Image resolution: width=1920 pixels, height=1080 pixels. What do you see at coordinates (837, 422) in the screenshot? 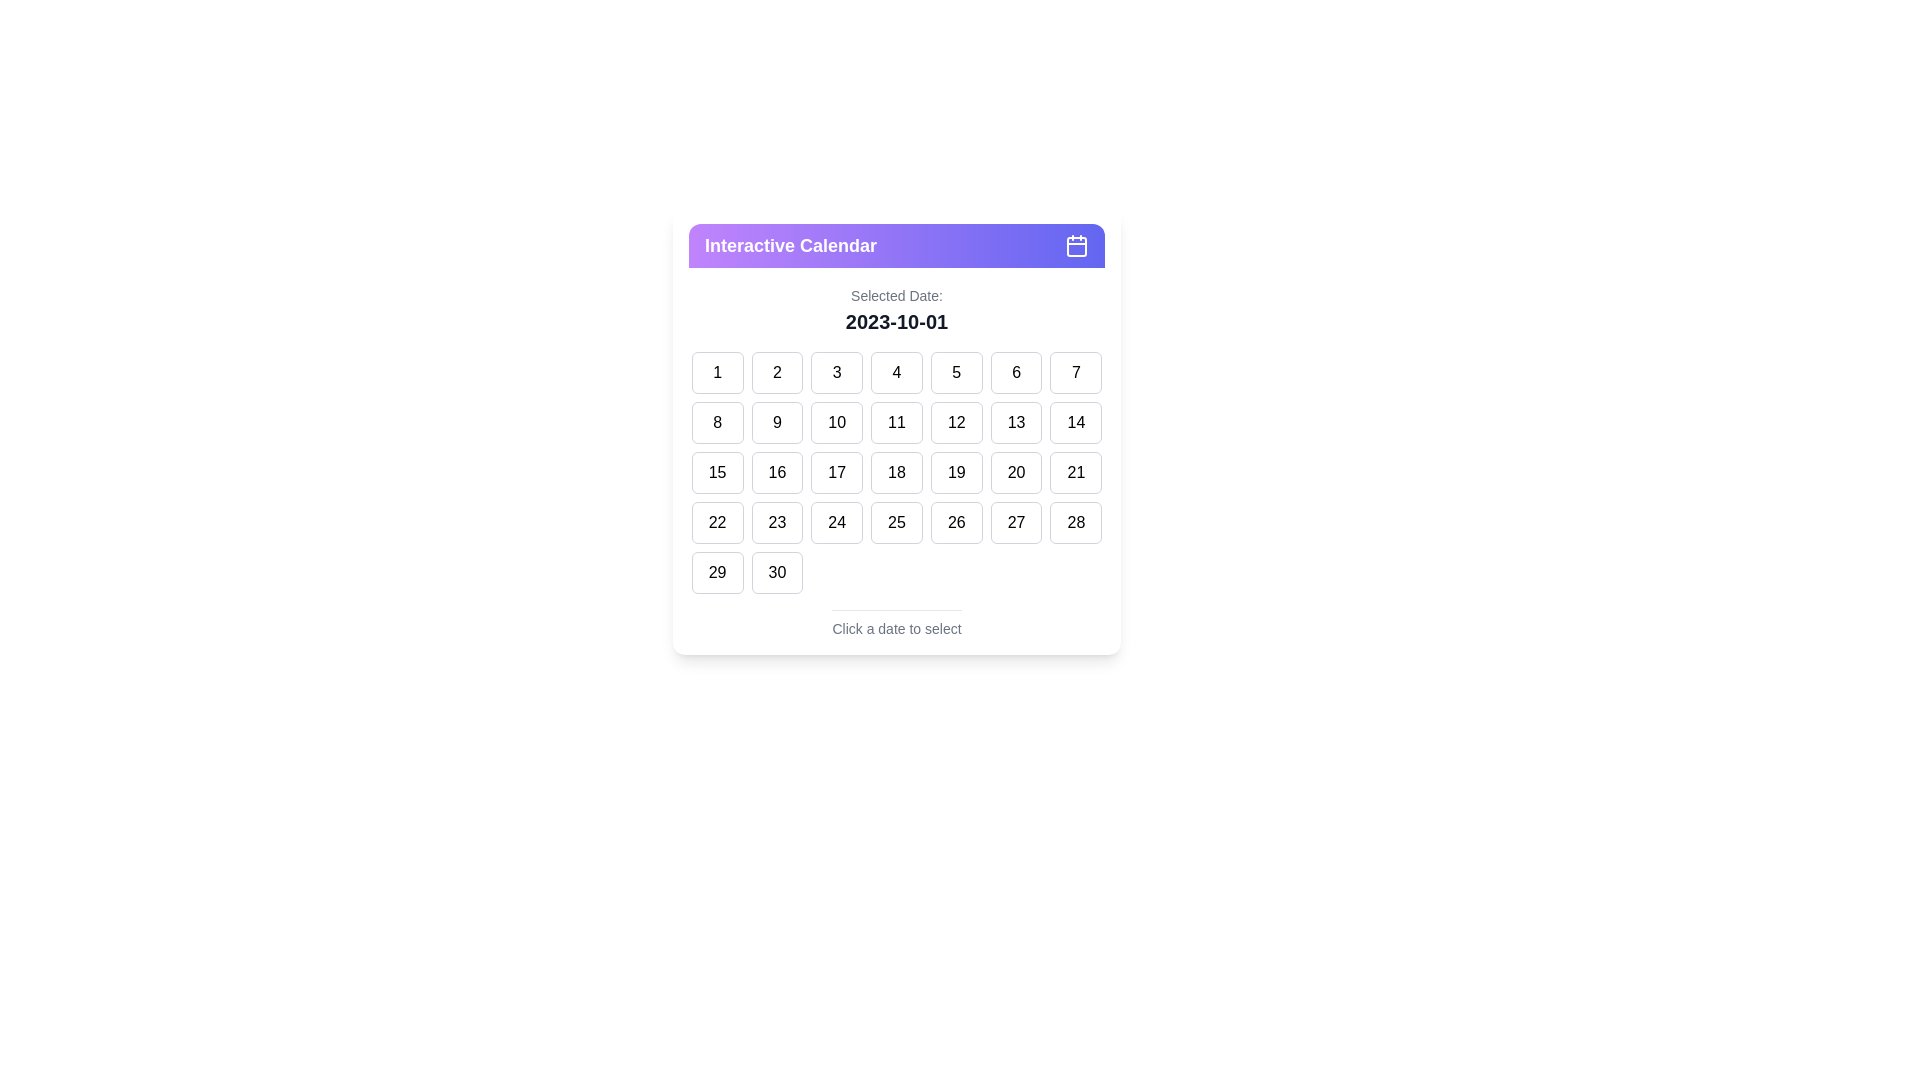
I see `the button representing the 10th day on the calendar located in the second row and third column of the grid` at bounding box center [837, 422].